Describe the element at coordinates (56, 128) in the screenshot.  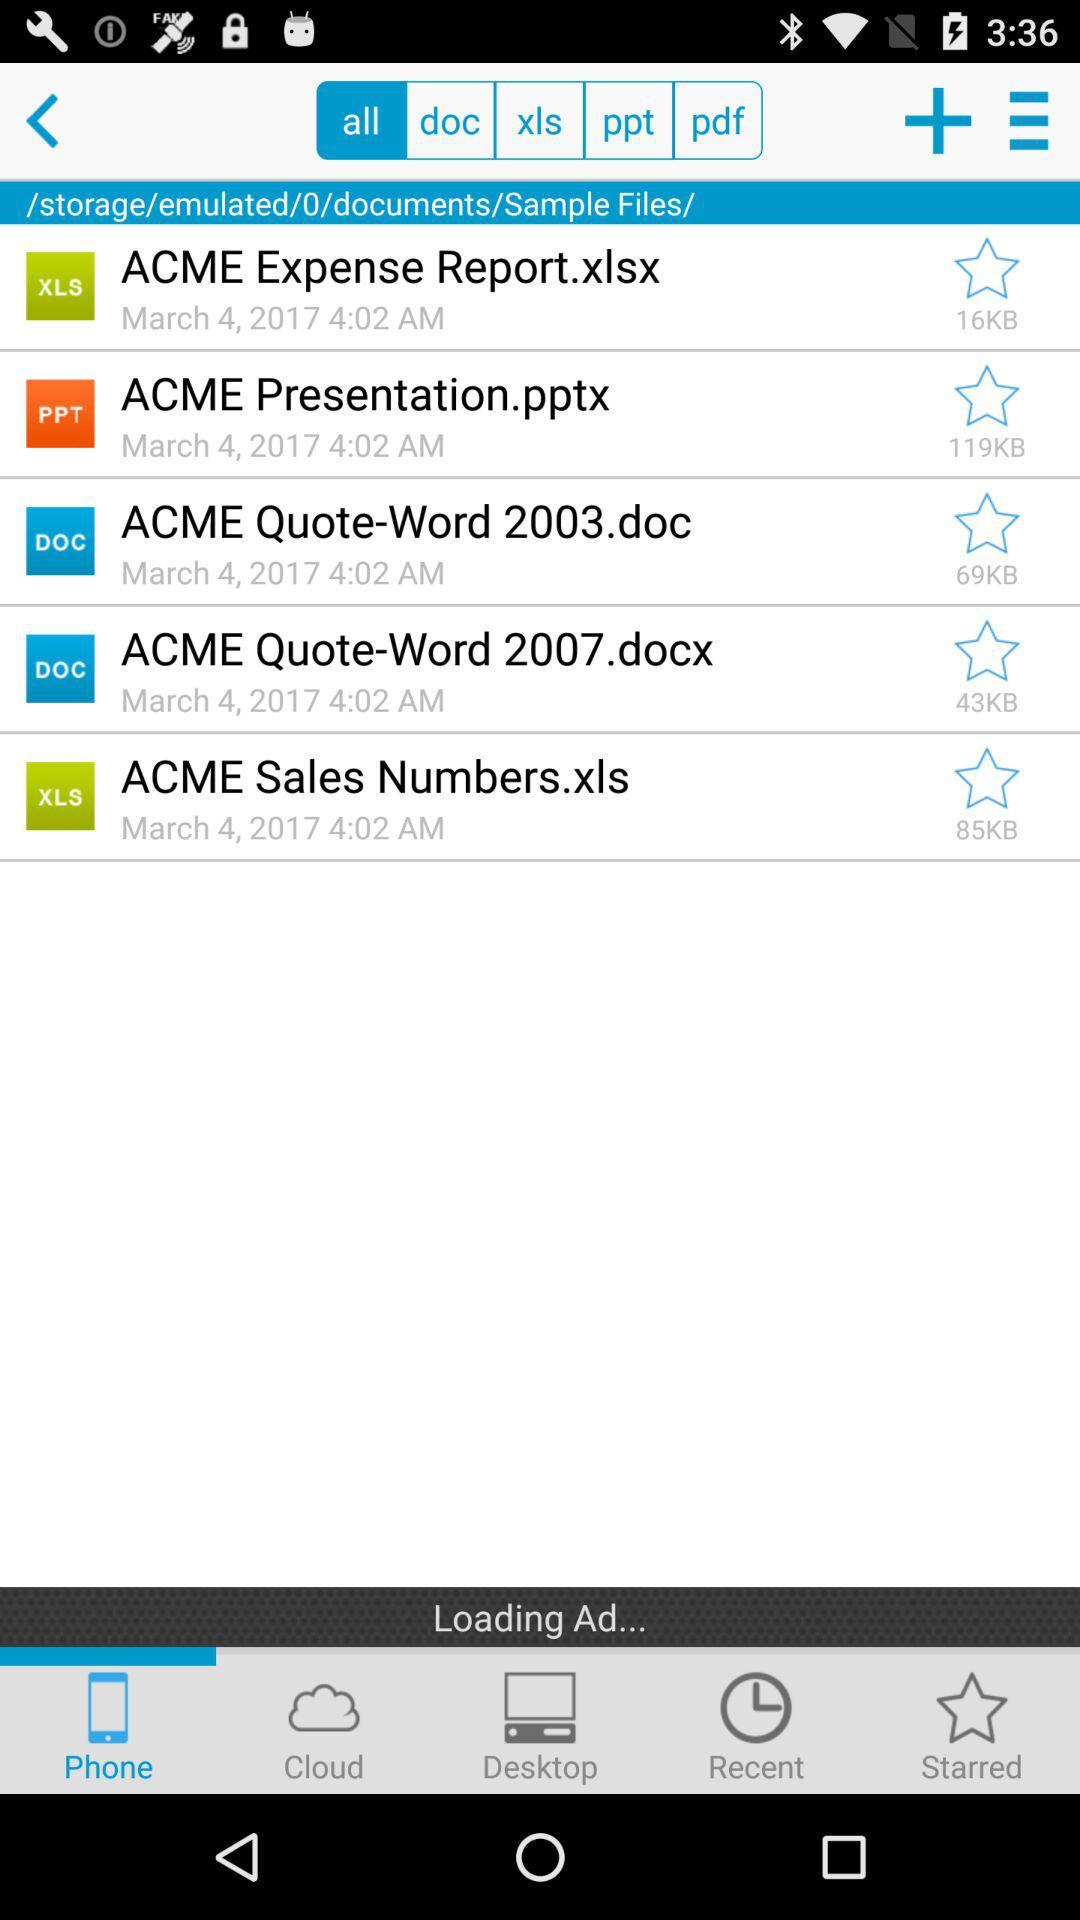
I see `the arrow_backward icon` at that location.